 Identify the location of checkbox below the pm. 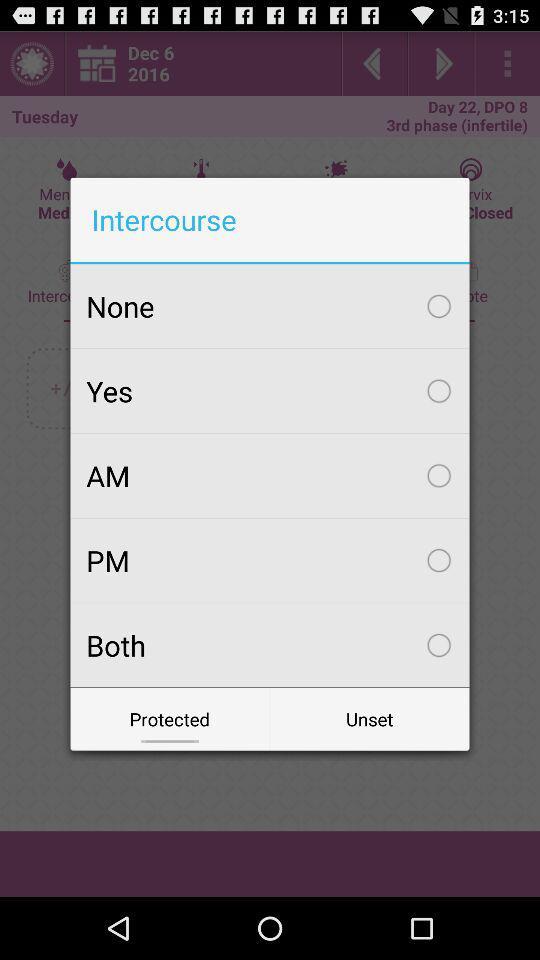
(270, 644).